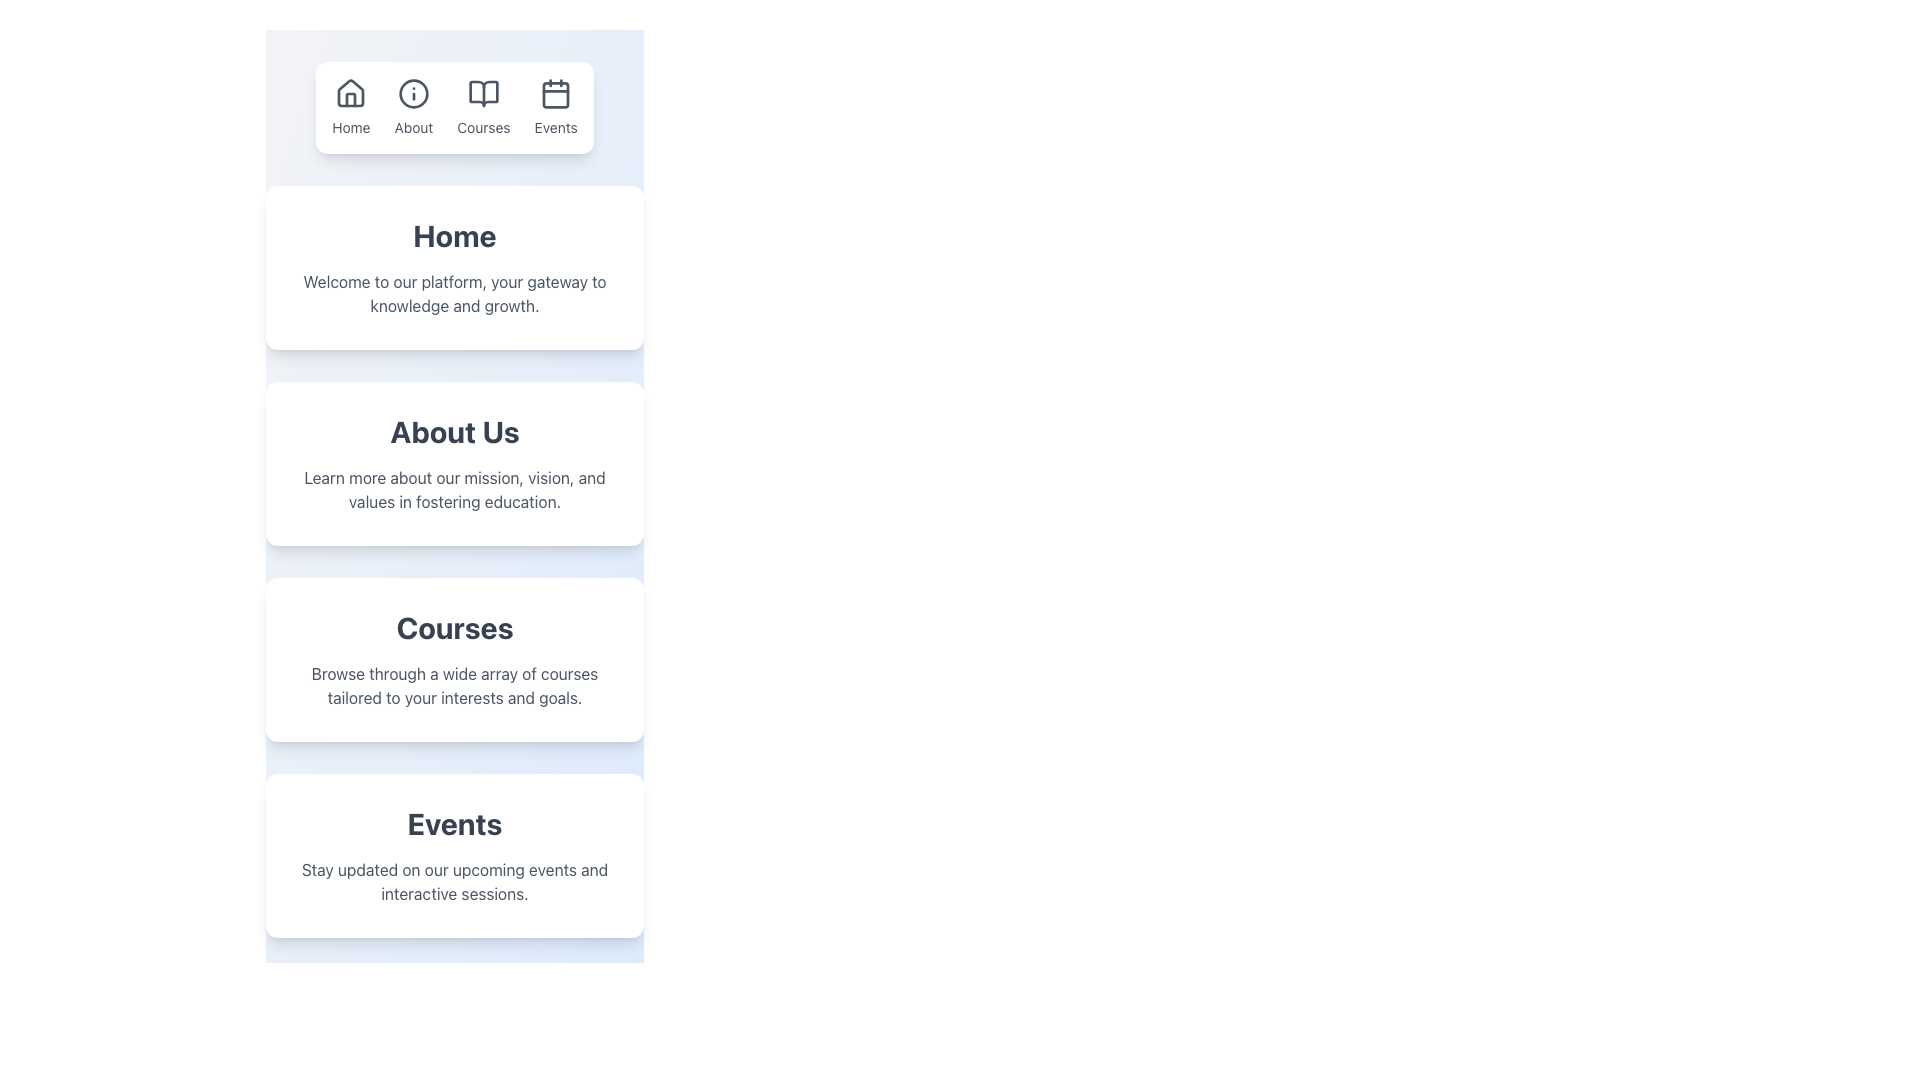  Describe the element at coordinates (454, 685) in the screenshot. I see `descriptive text block that states: 'Browse through a wide array of courses tailored to your interests and goals.' located below the 'Courses' heading` at that location.